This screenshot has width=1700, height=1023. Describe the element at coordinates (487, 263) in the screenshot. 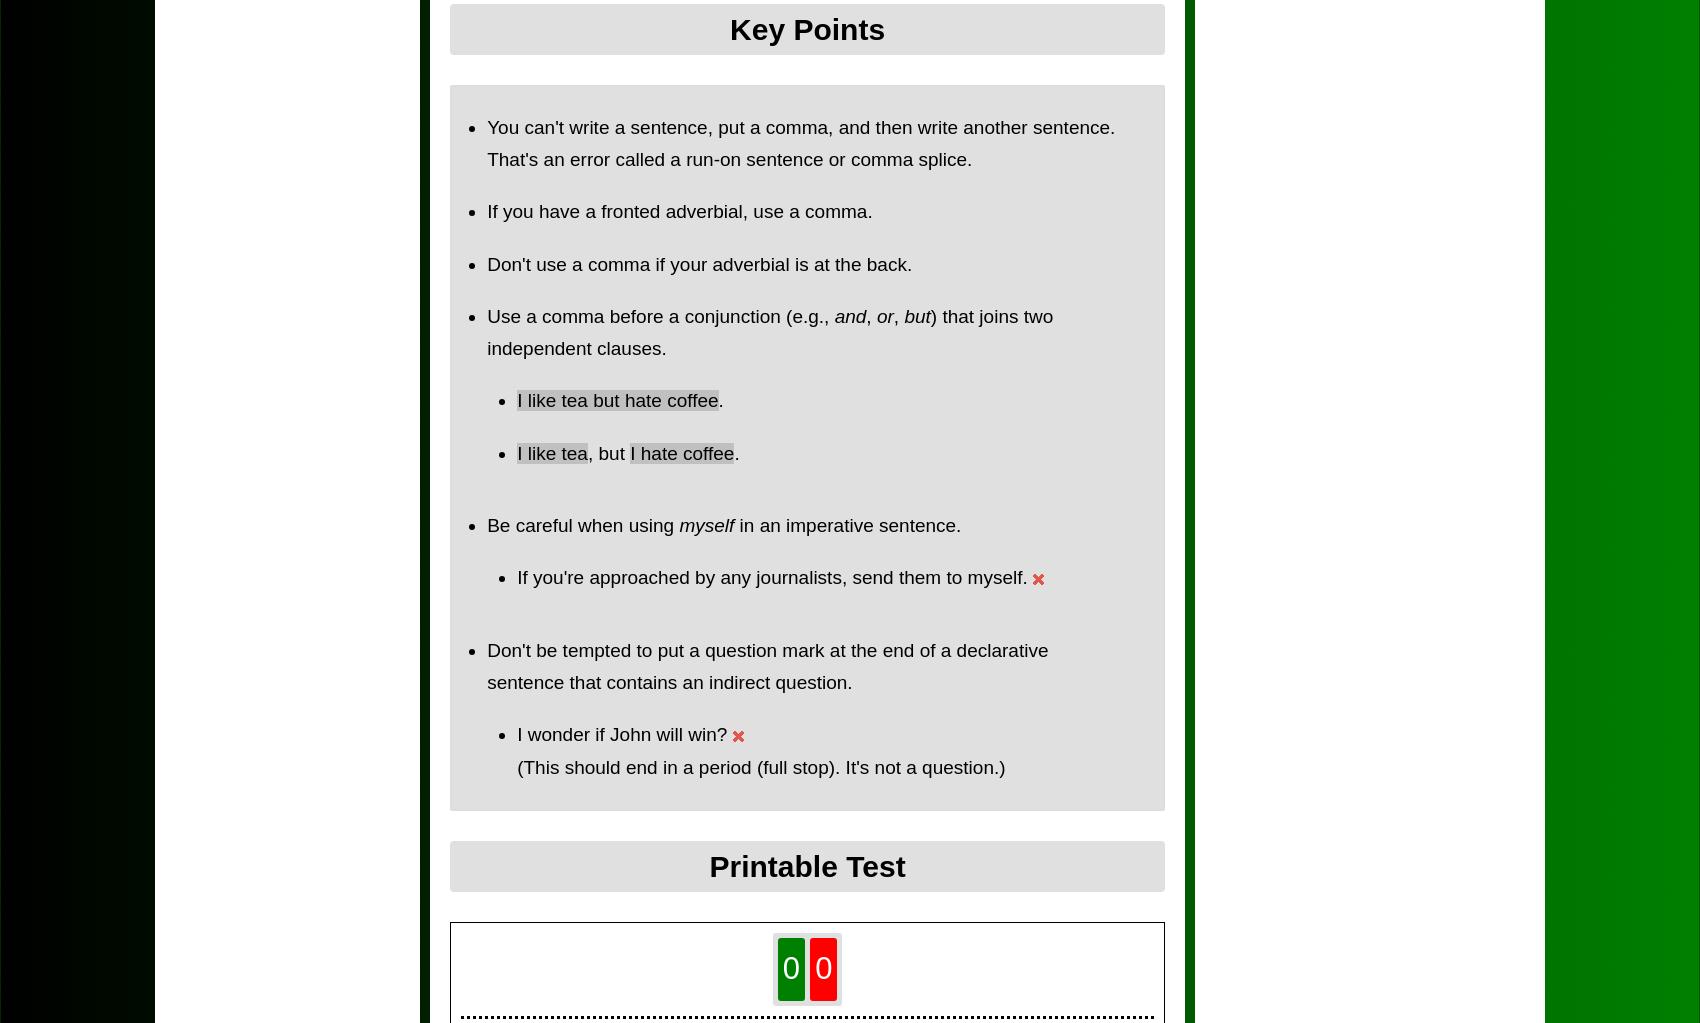

I see `'Don't use a comma if your adverbial is at the back.'` at that location.